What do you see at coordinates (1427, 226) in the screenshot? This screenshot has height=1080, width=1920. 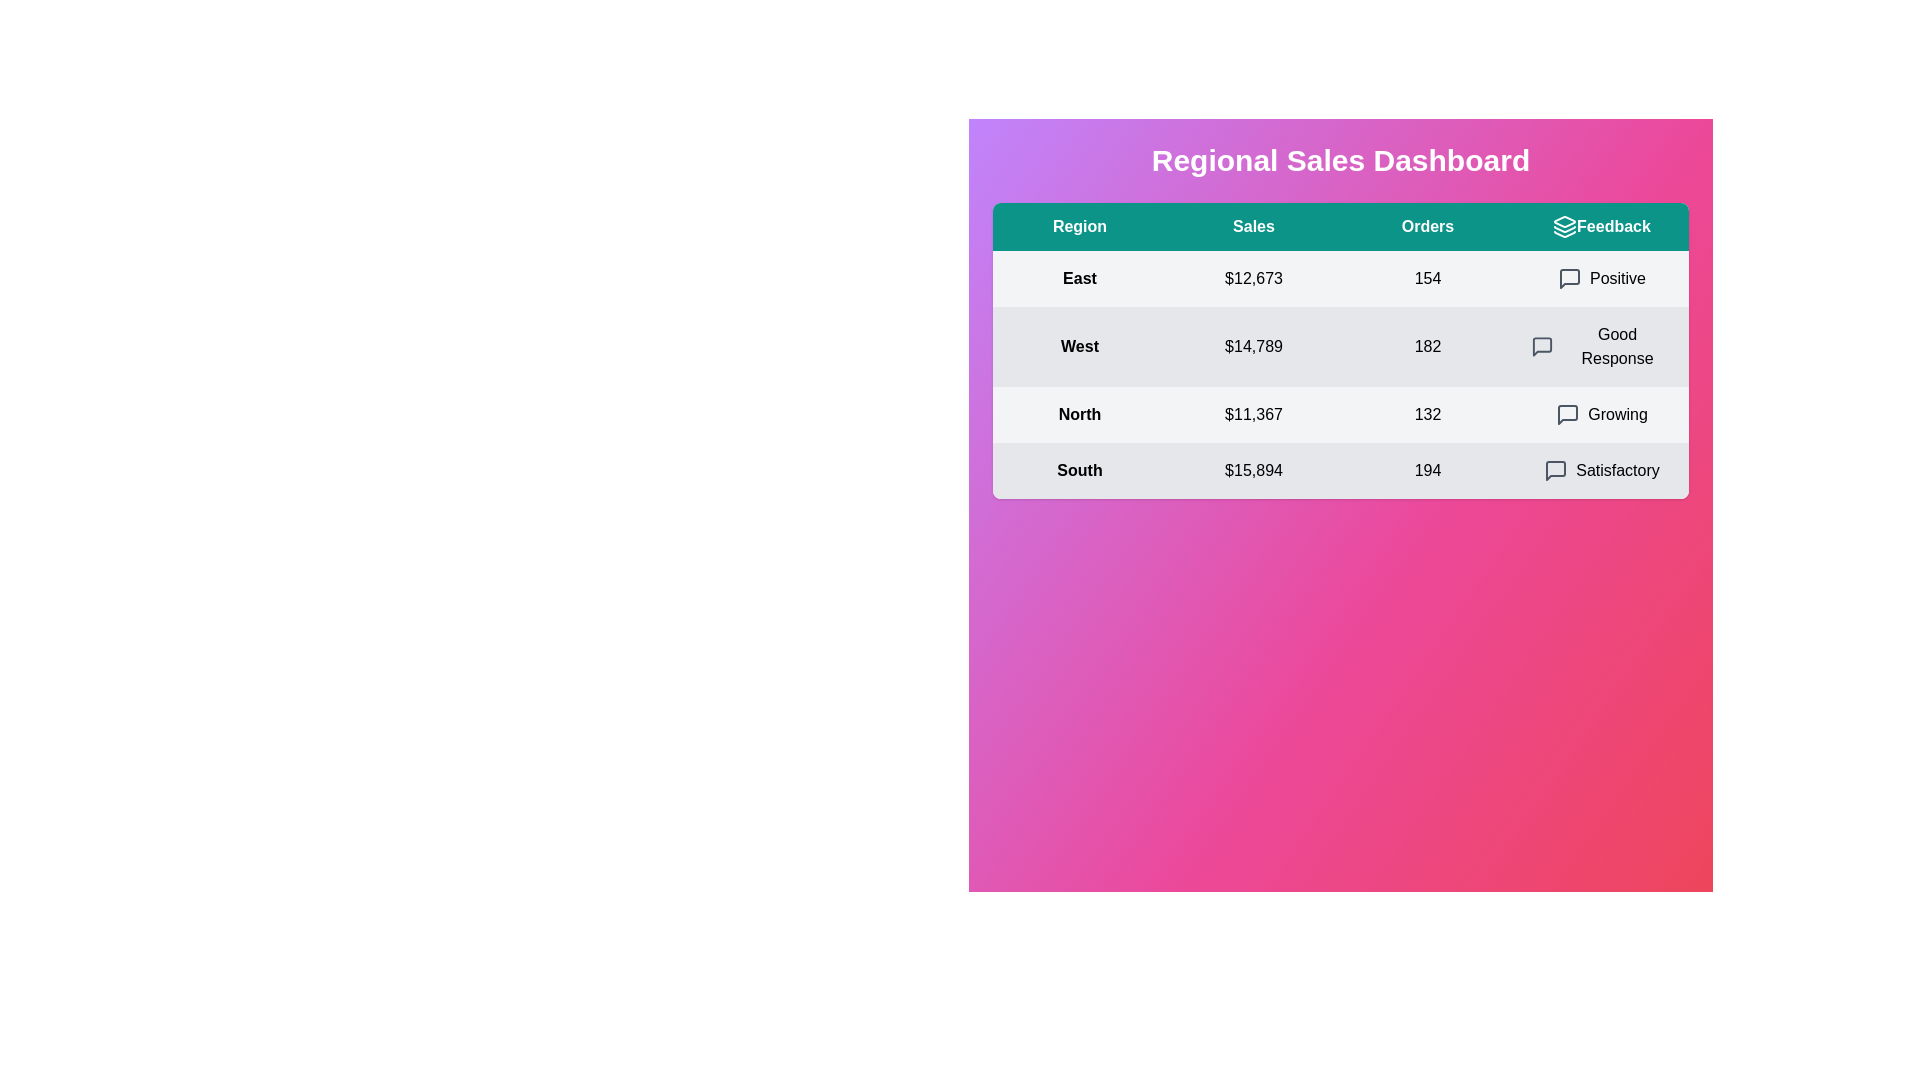 I see `the text in the table header Orders` at bounding box center [1427, 226].